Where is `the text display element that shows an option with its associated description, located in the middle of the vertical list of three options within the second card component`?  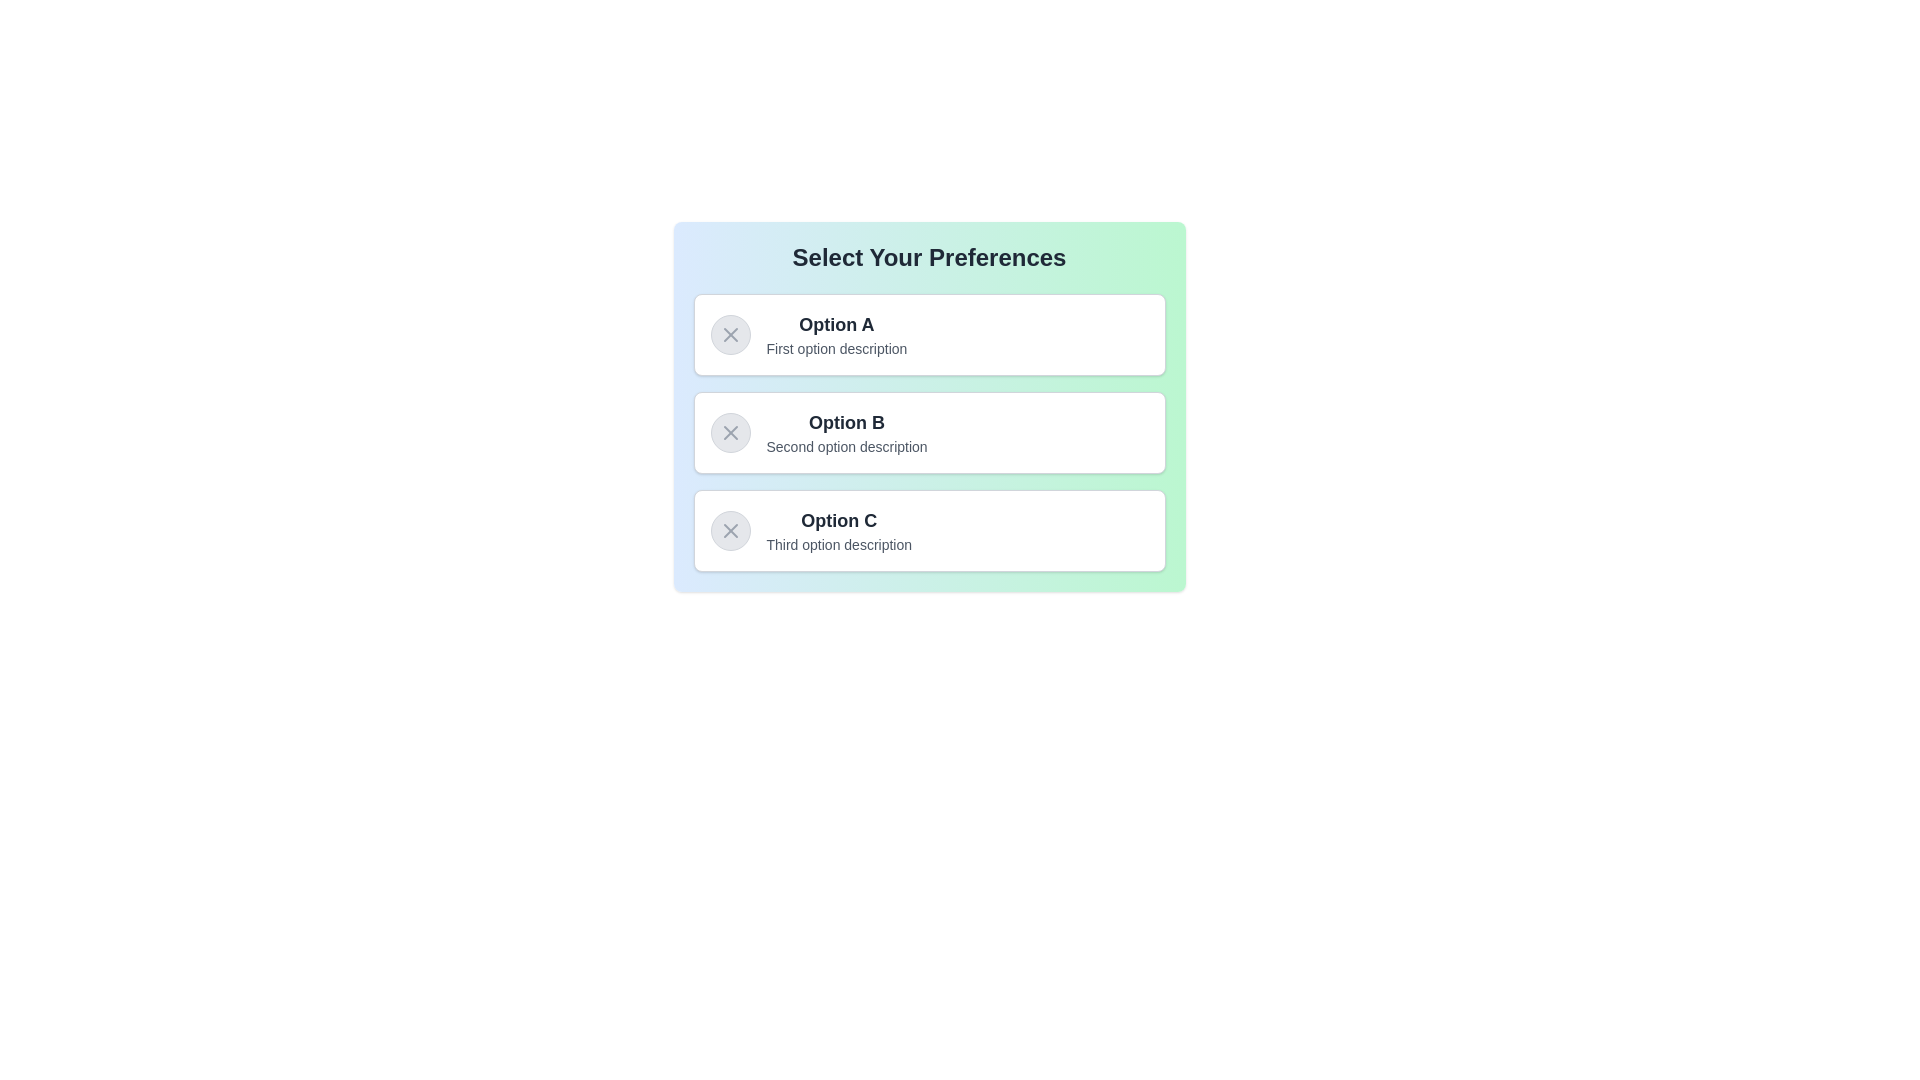 the text display element that shows an option with its associated description, located in the middle of the vertical list of three options within the second card component is located at coordinates (847, 431).